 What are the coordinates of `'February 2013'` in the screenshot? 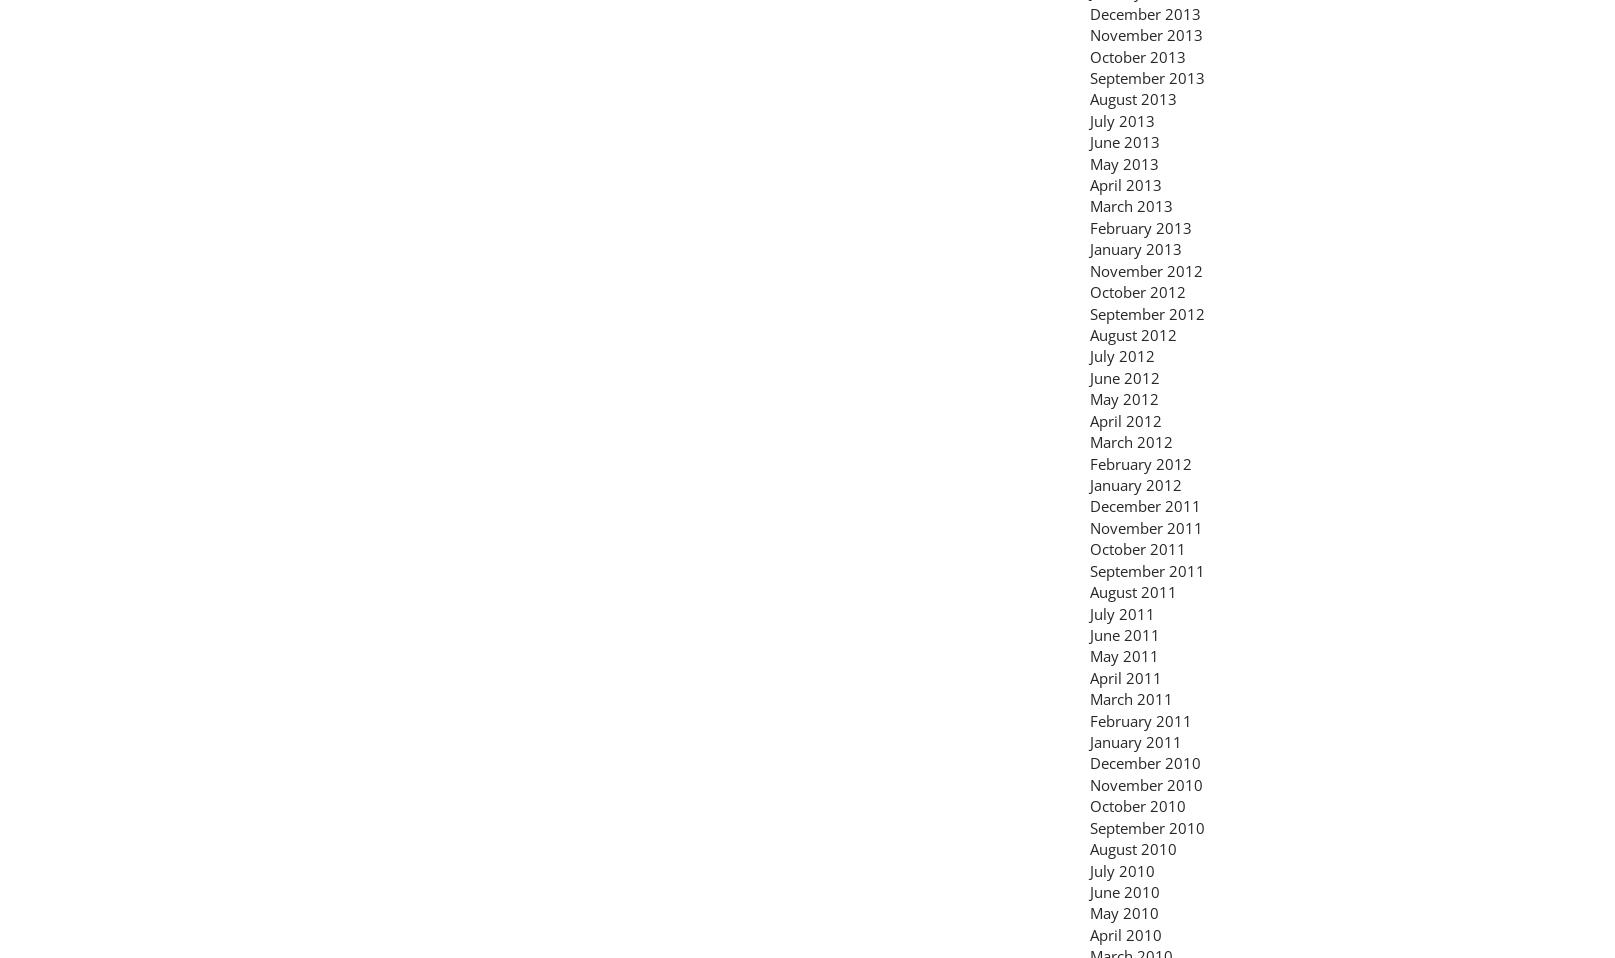 It's located at (1140, 226).